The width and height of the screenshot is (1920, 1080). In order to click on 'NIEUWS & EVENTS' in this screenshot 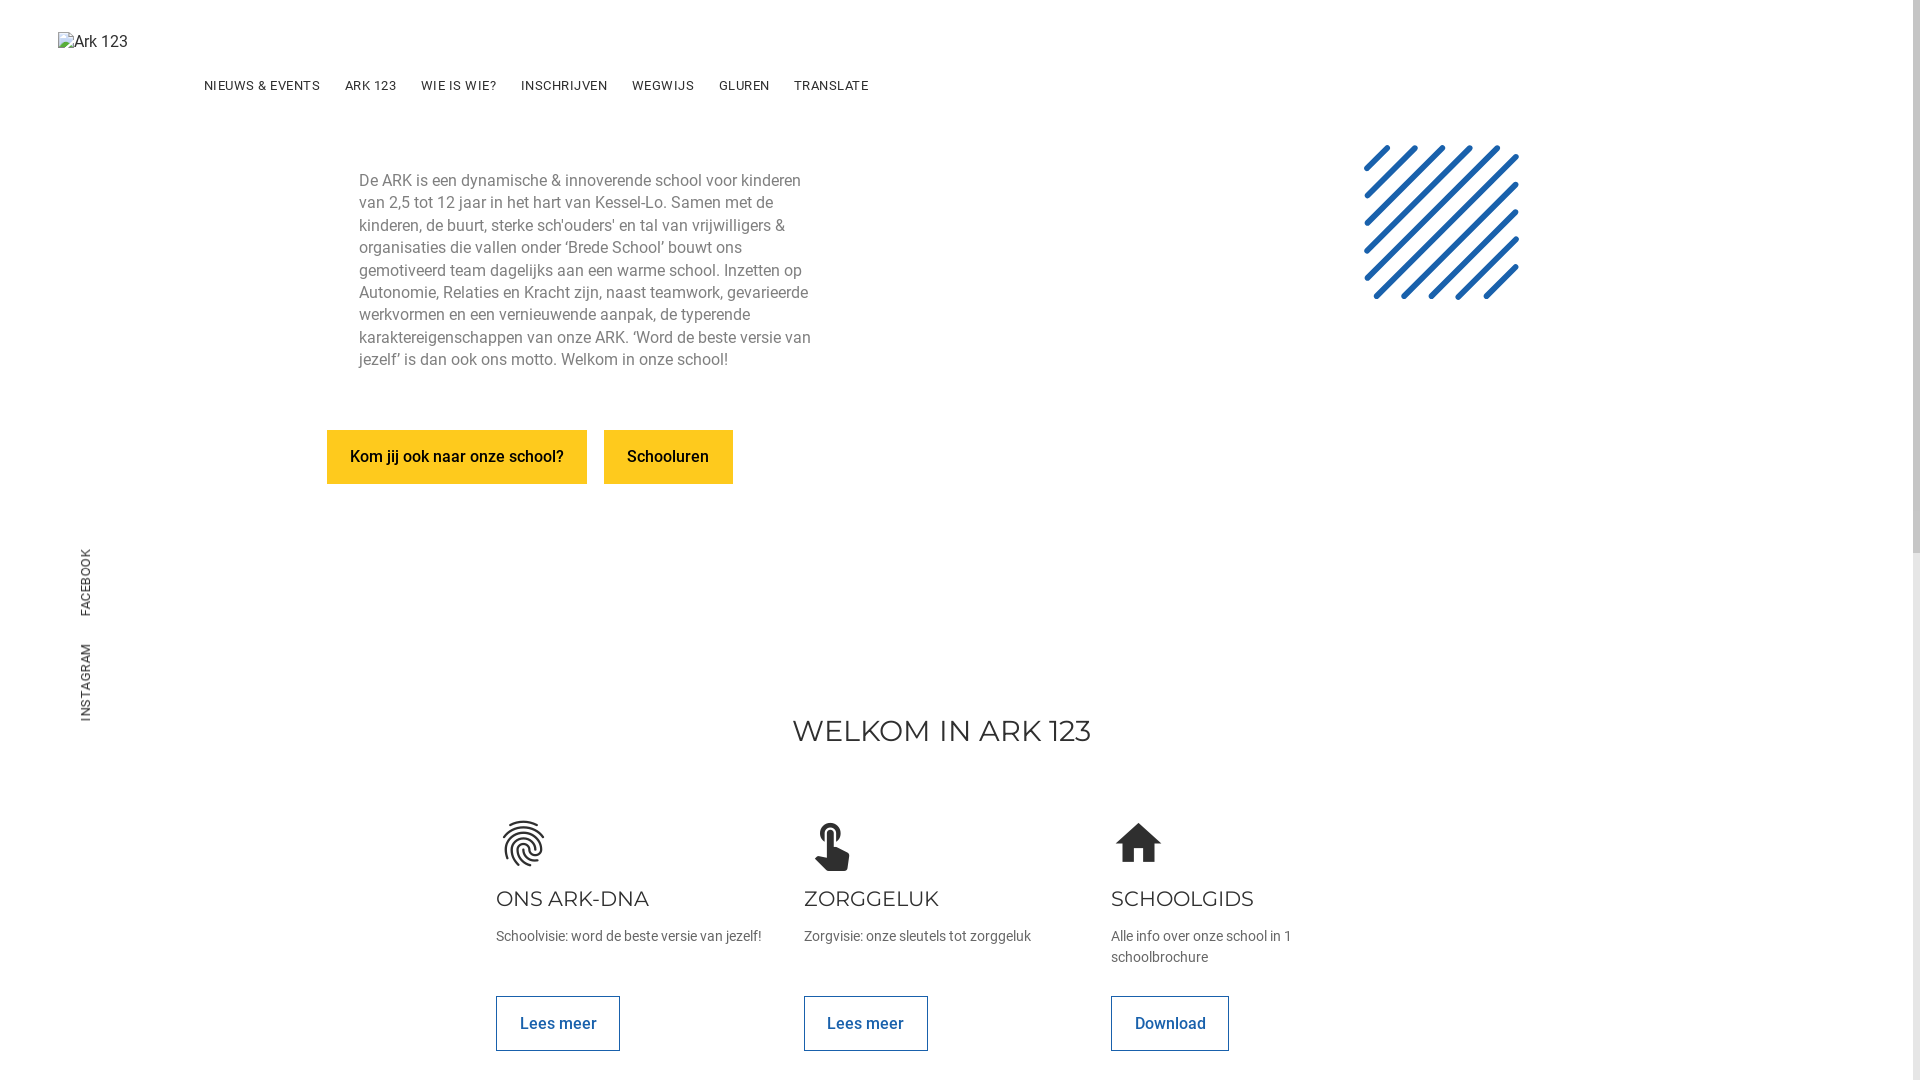, I will do `click(261, 83)`.